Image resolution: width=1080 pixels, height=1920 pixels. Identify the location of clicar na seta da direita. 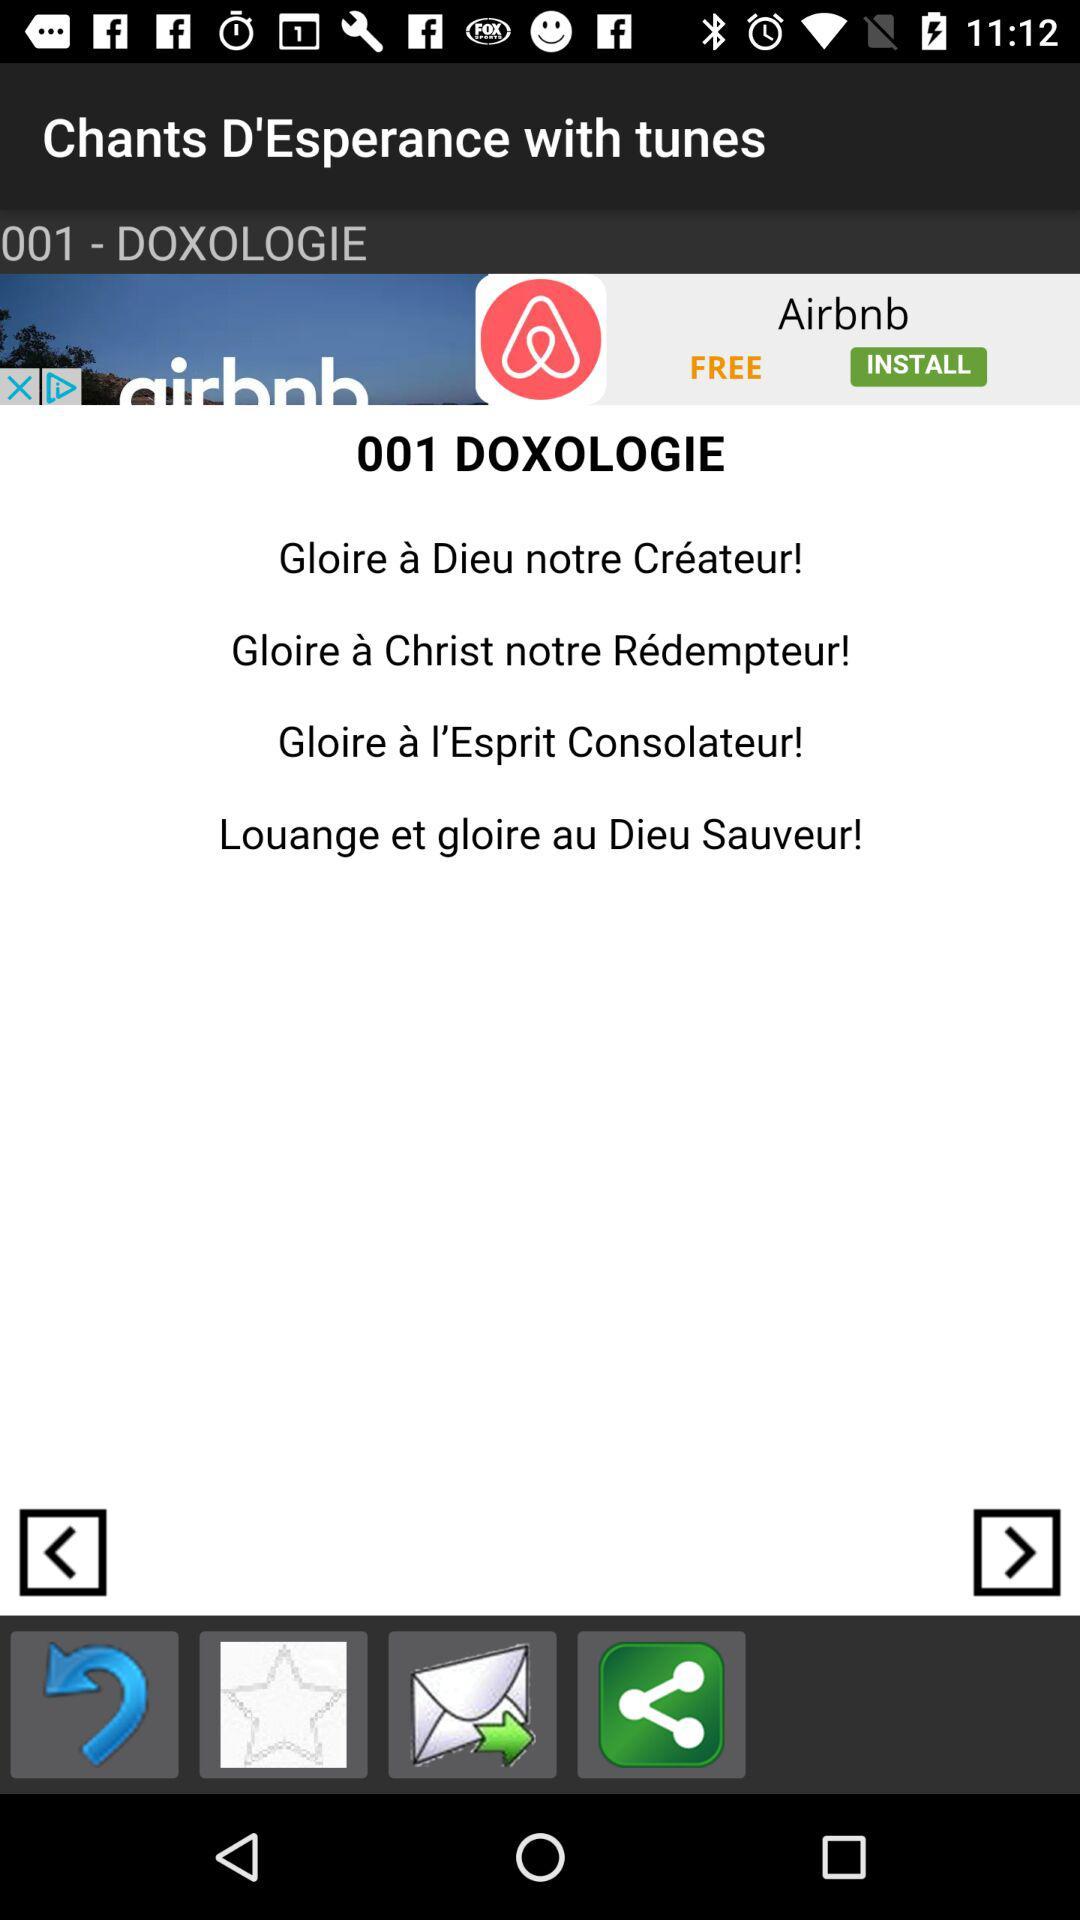
(1017, 1551).